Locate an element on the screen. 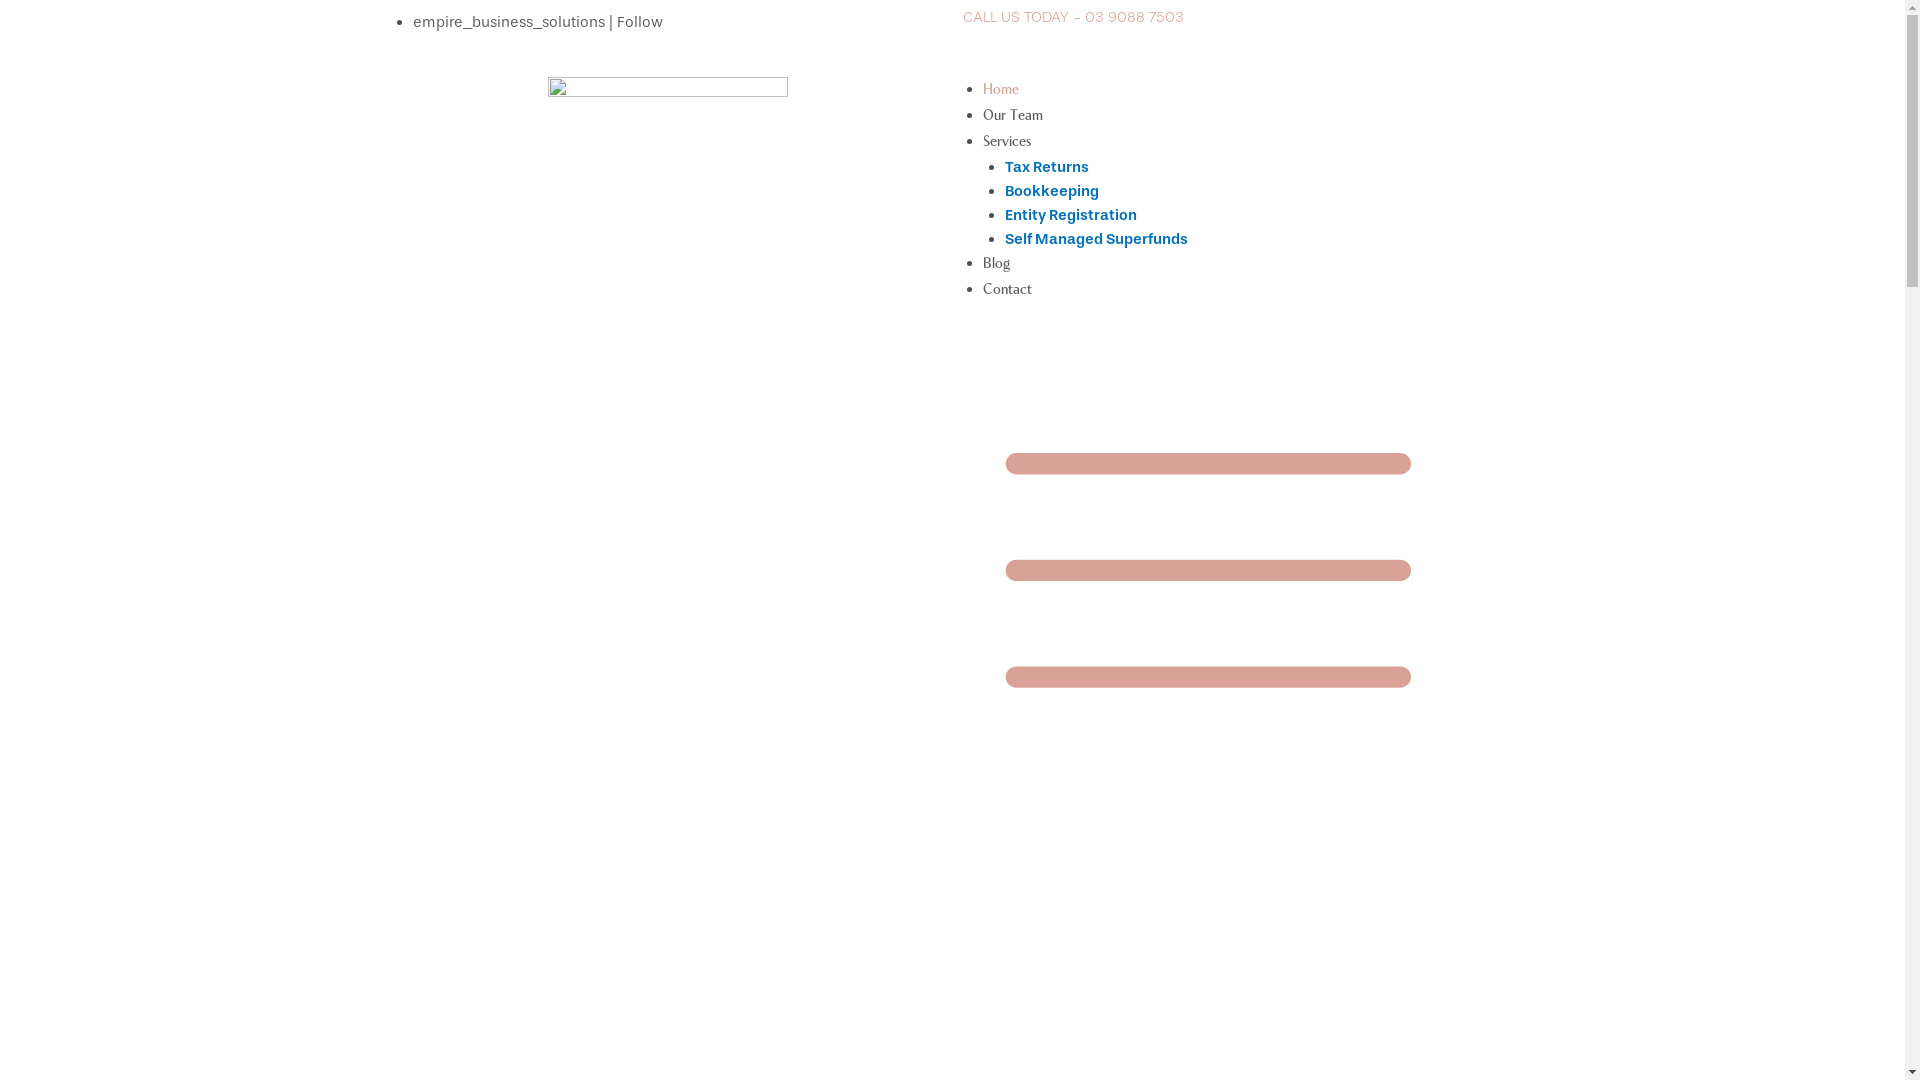  'Self Managed Superfunds' is located at coordinates (1095, 238).